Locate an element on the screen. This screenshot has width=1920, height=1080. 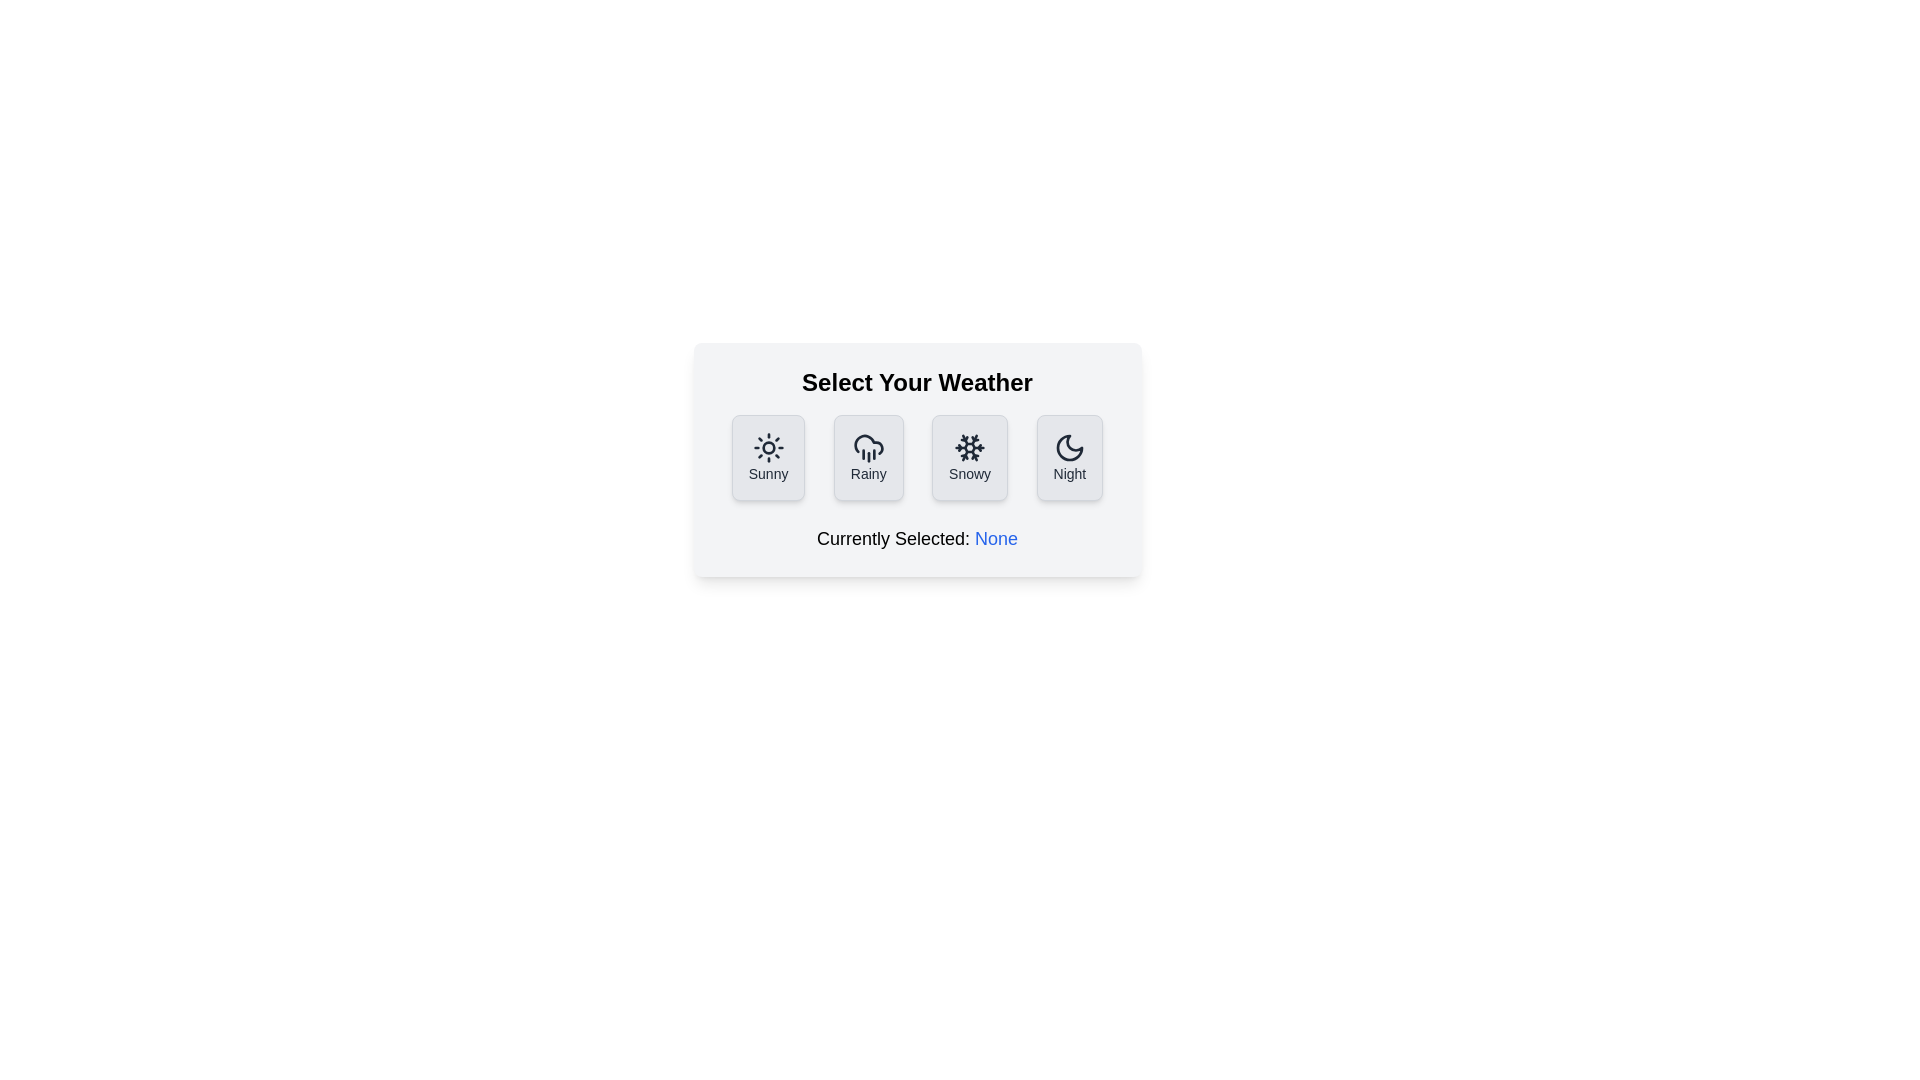
the 'Night' weather option icon located in the central interactive panel is located at coordinates (1068, 446).